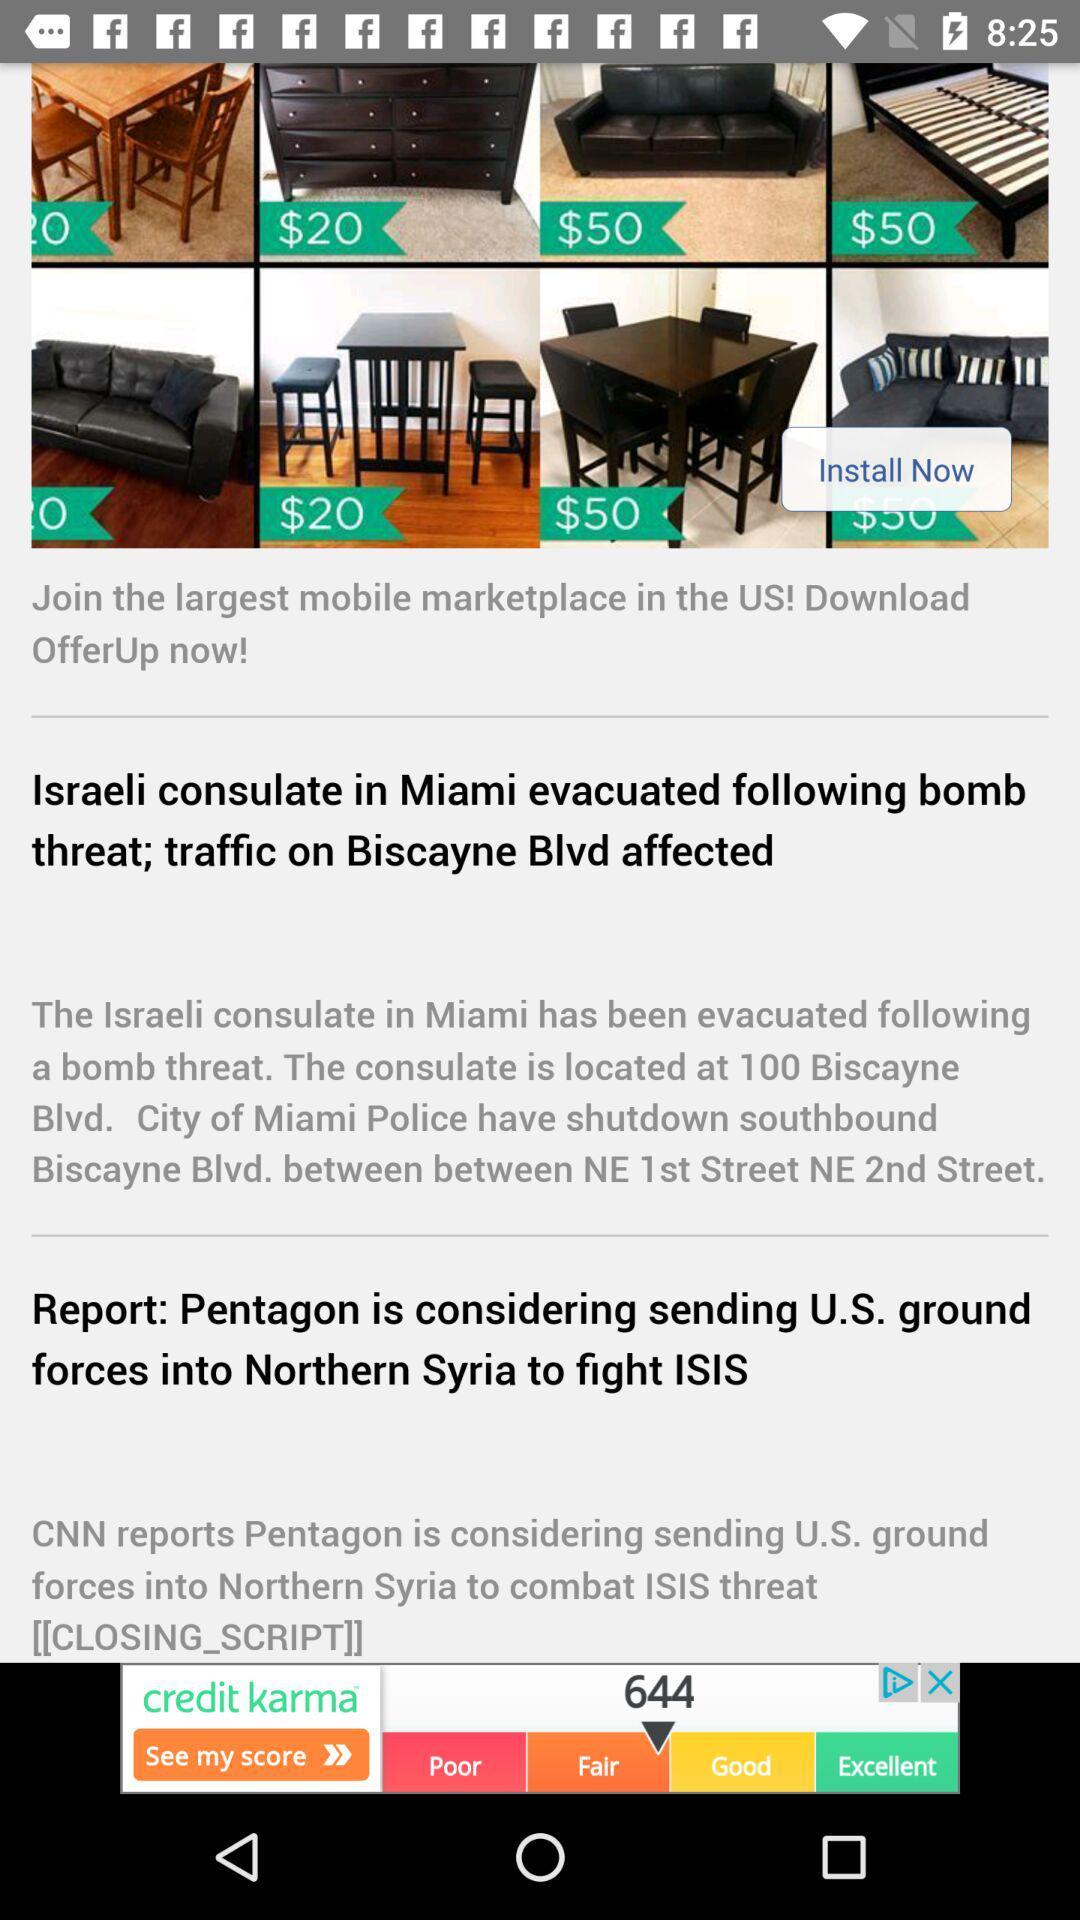 This screenshot has width=1080, height=1920. What do you see at coordinates (540, 304) in the screenshot?
I see `advertisement link` at bounding box center [540, 304].